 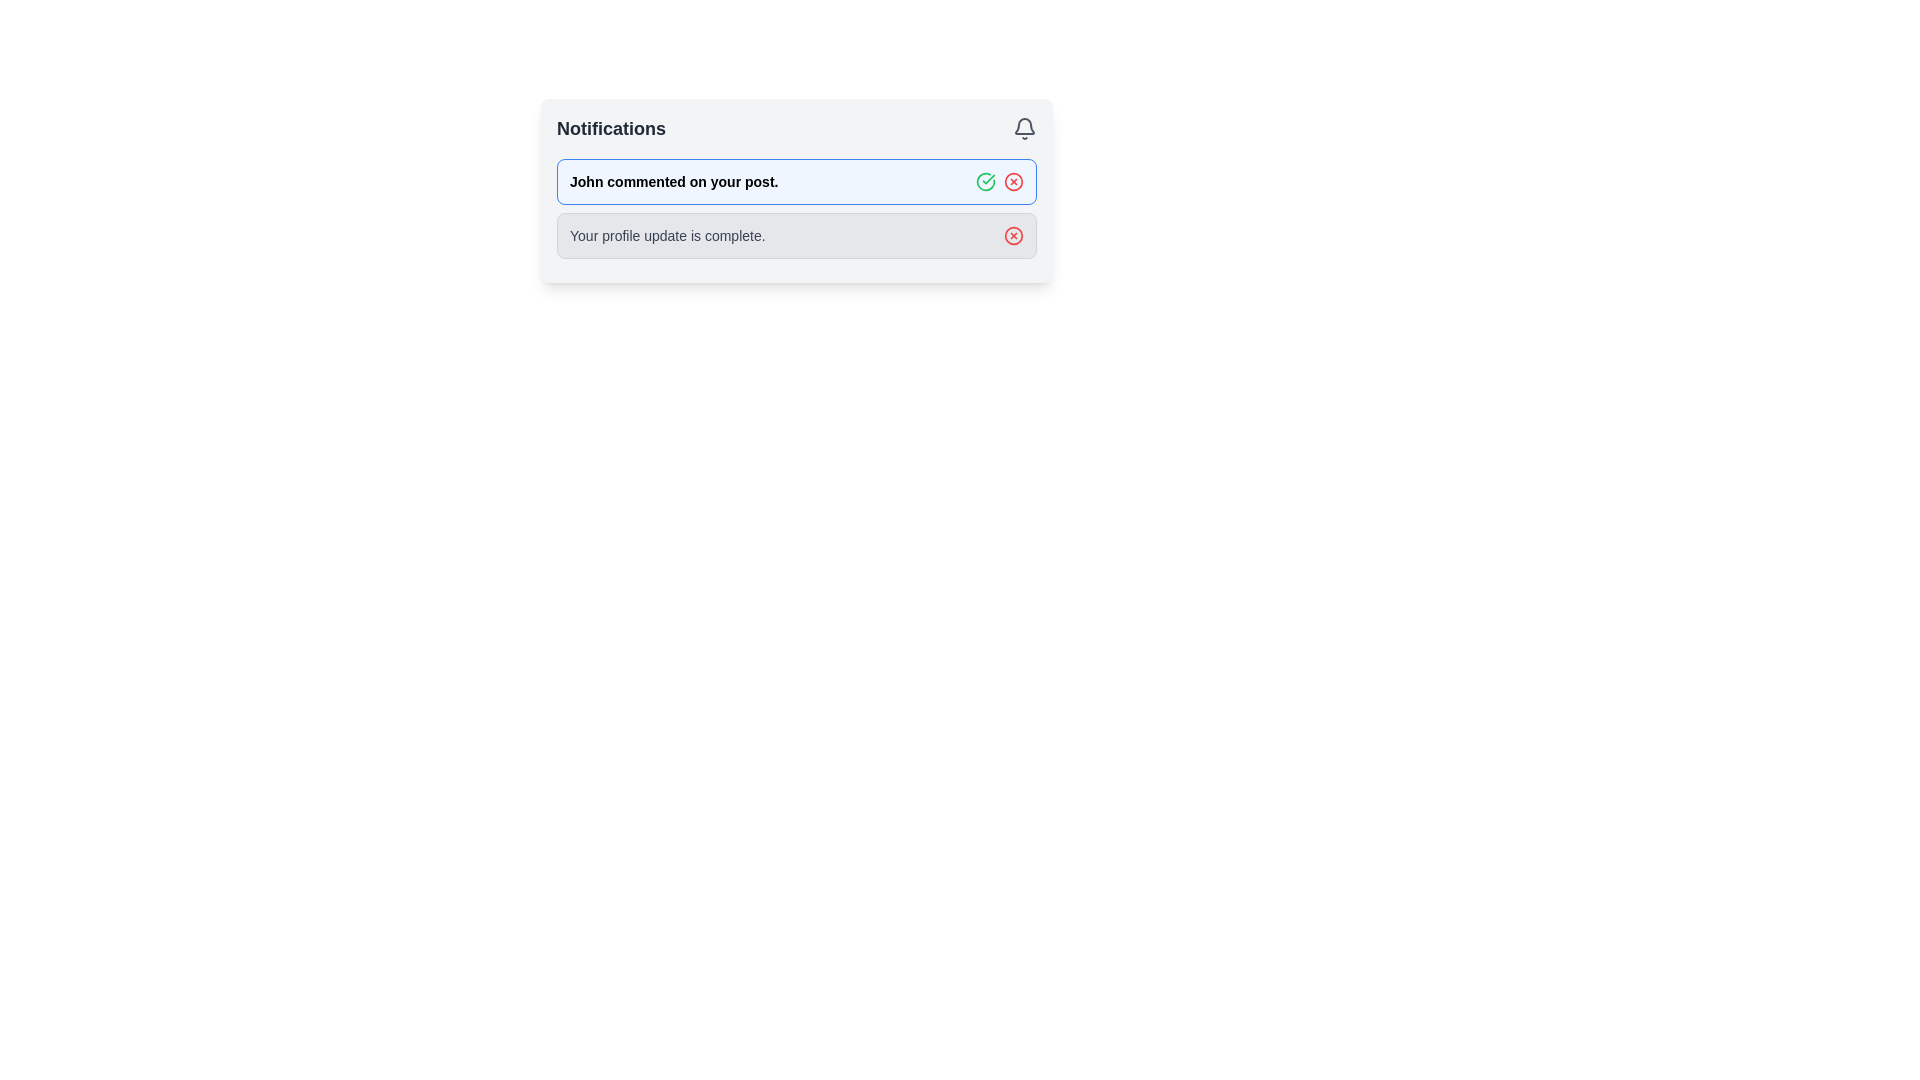 What do you see at coordinates (1013, 234) in the screenshot?
I see `the small red circular icon with a white 'X'` at bounding box center [1013, 234].